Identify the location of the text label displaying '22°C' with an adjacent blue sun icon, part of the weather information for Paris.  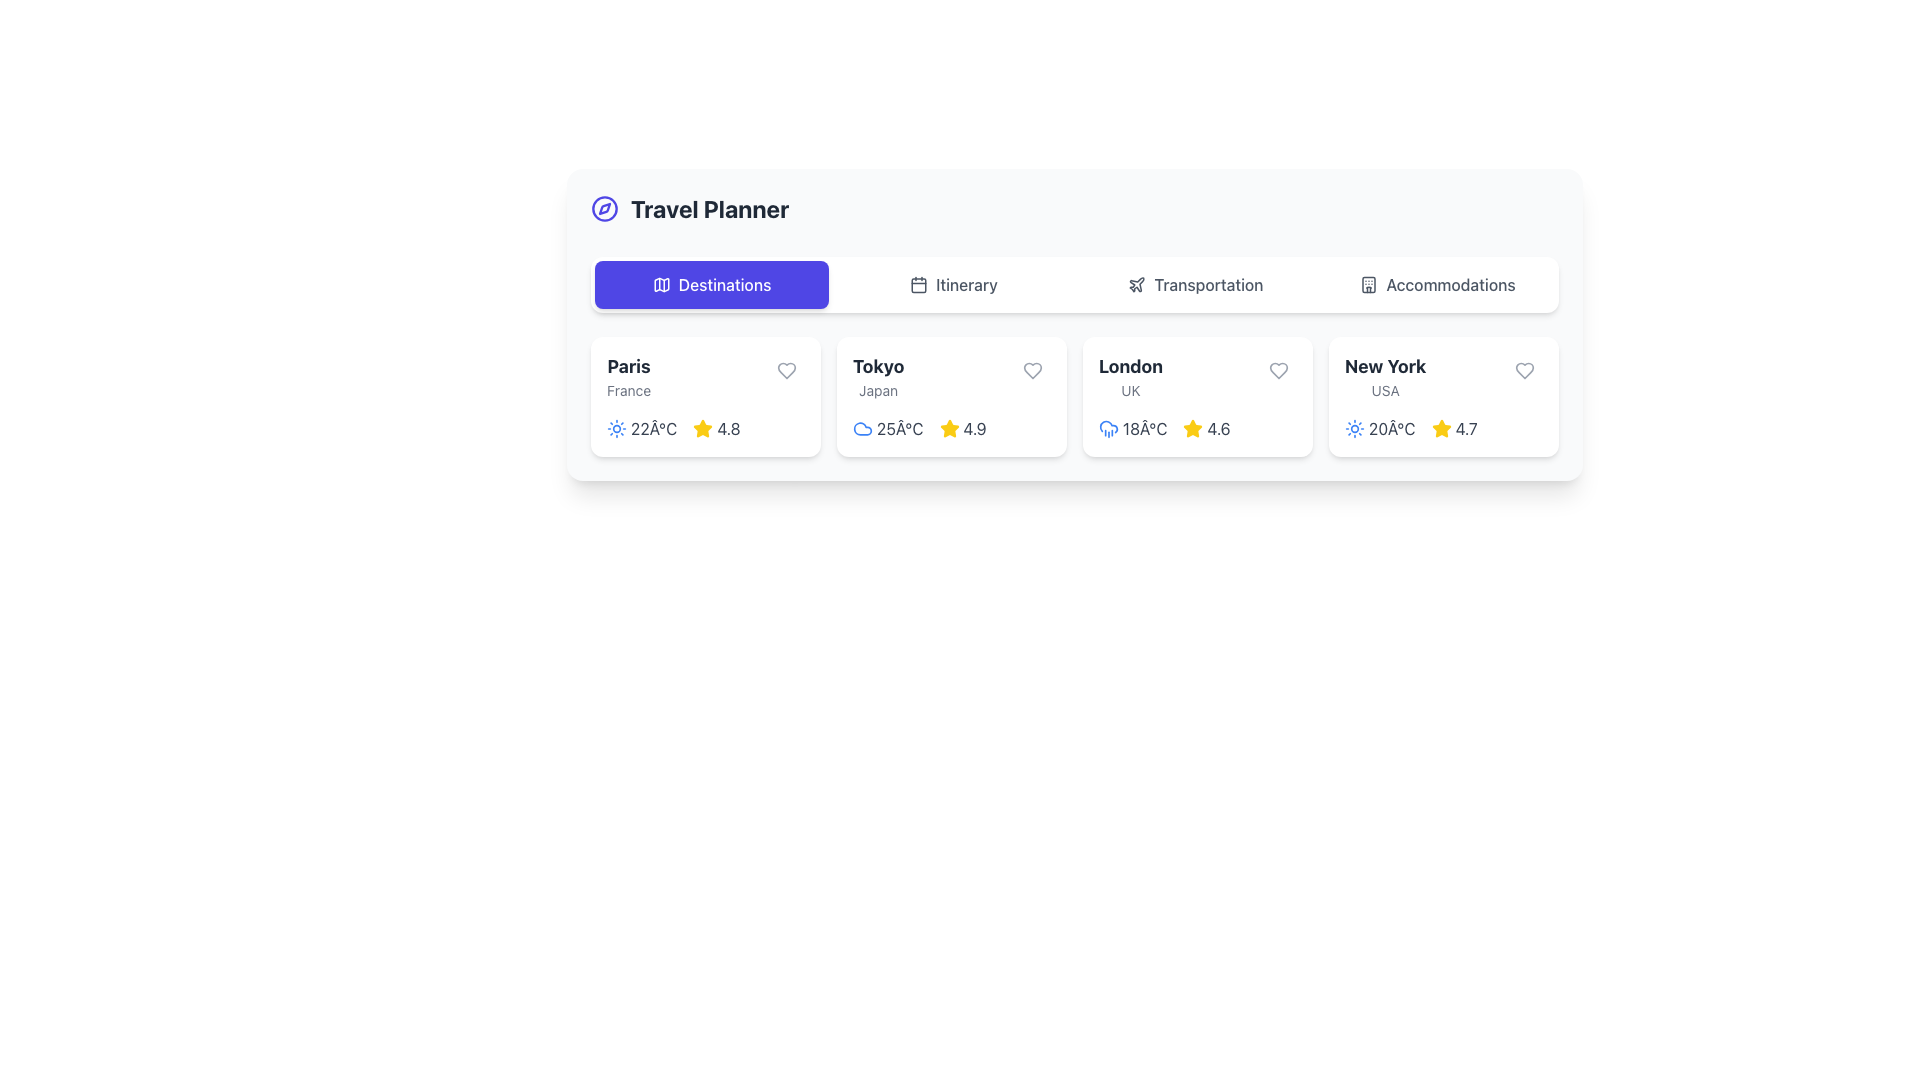
(642, 427).